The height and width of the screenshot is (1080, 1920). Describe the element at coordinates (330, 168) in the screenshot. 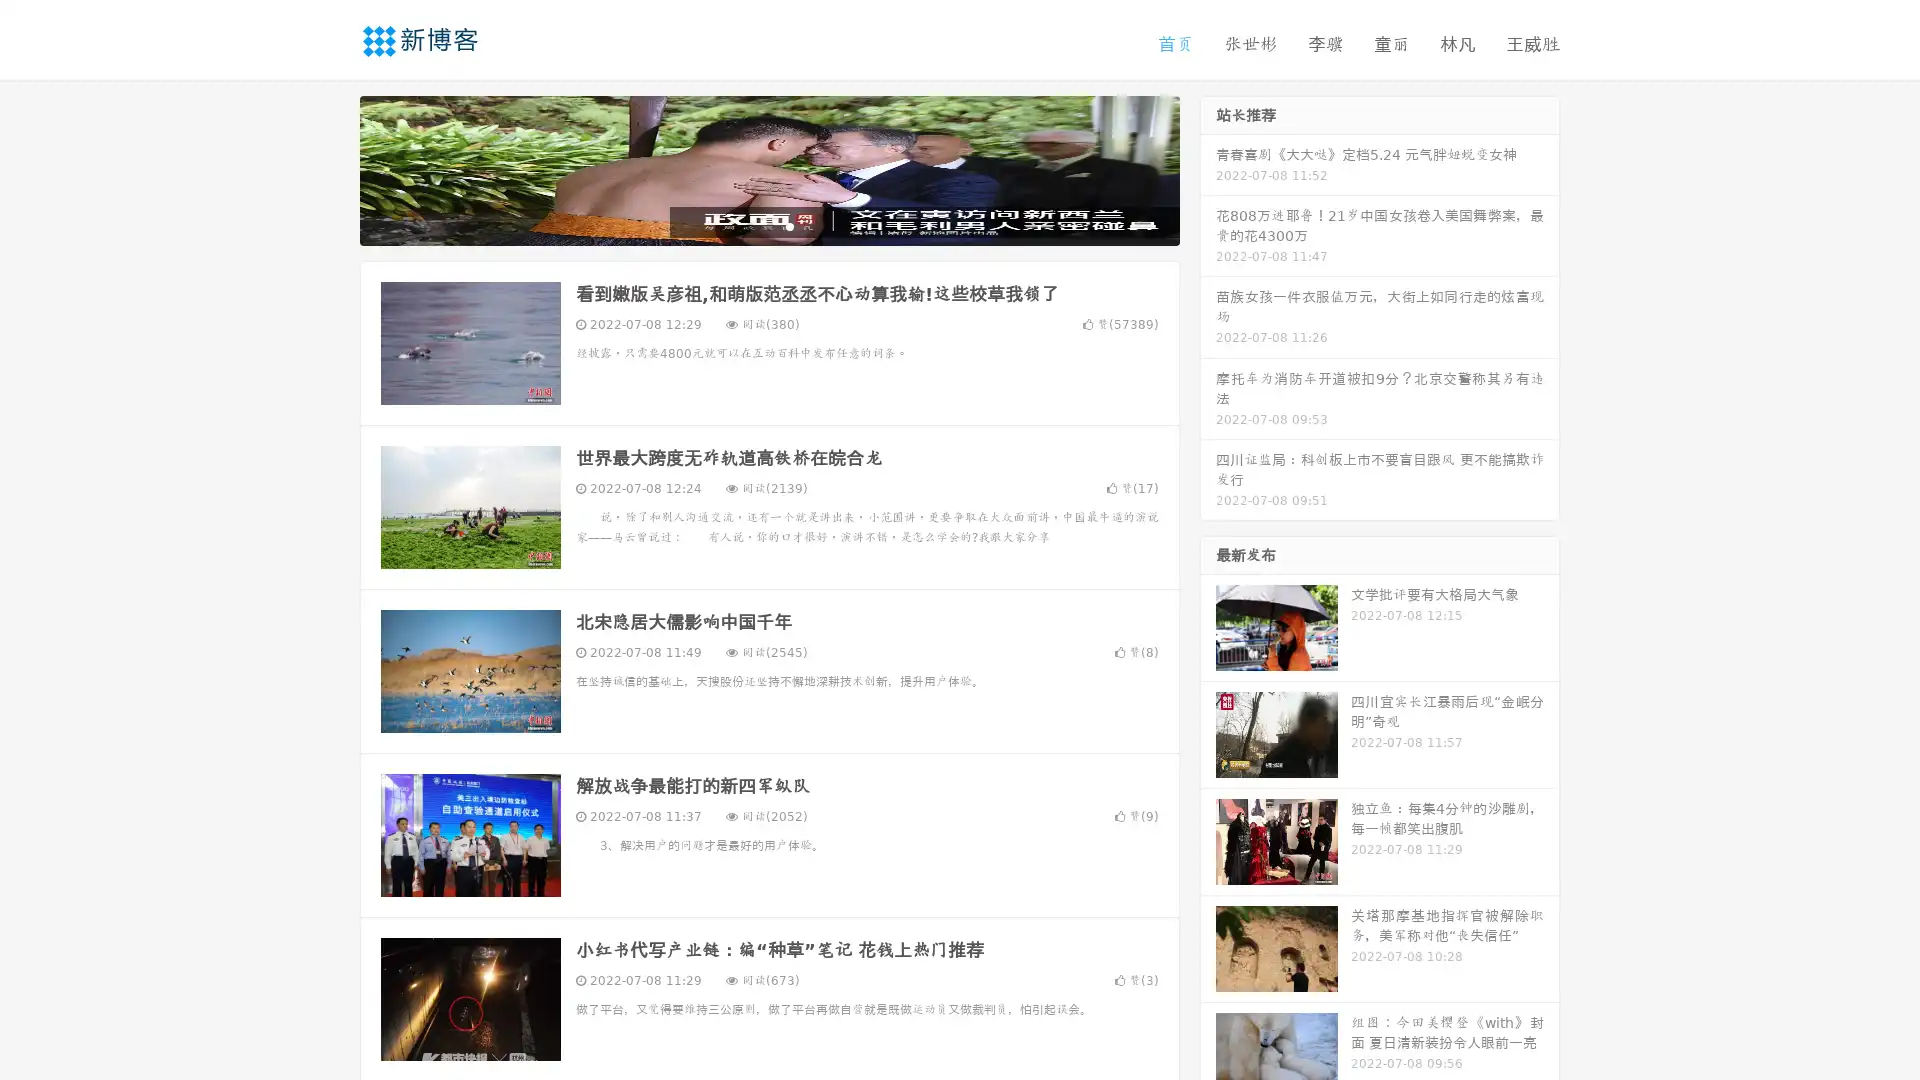

I see `Previous slide` at that location.